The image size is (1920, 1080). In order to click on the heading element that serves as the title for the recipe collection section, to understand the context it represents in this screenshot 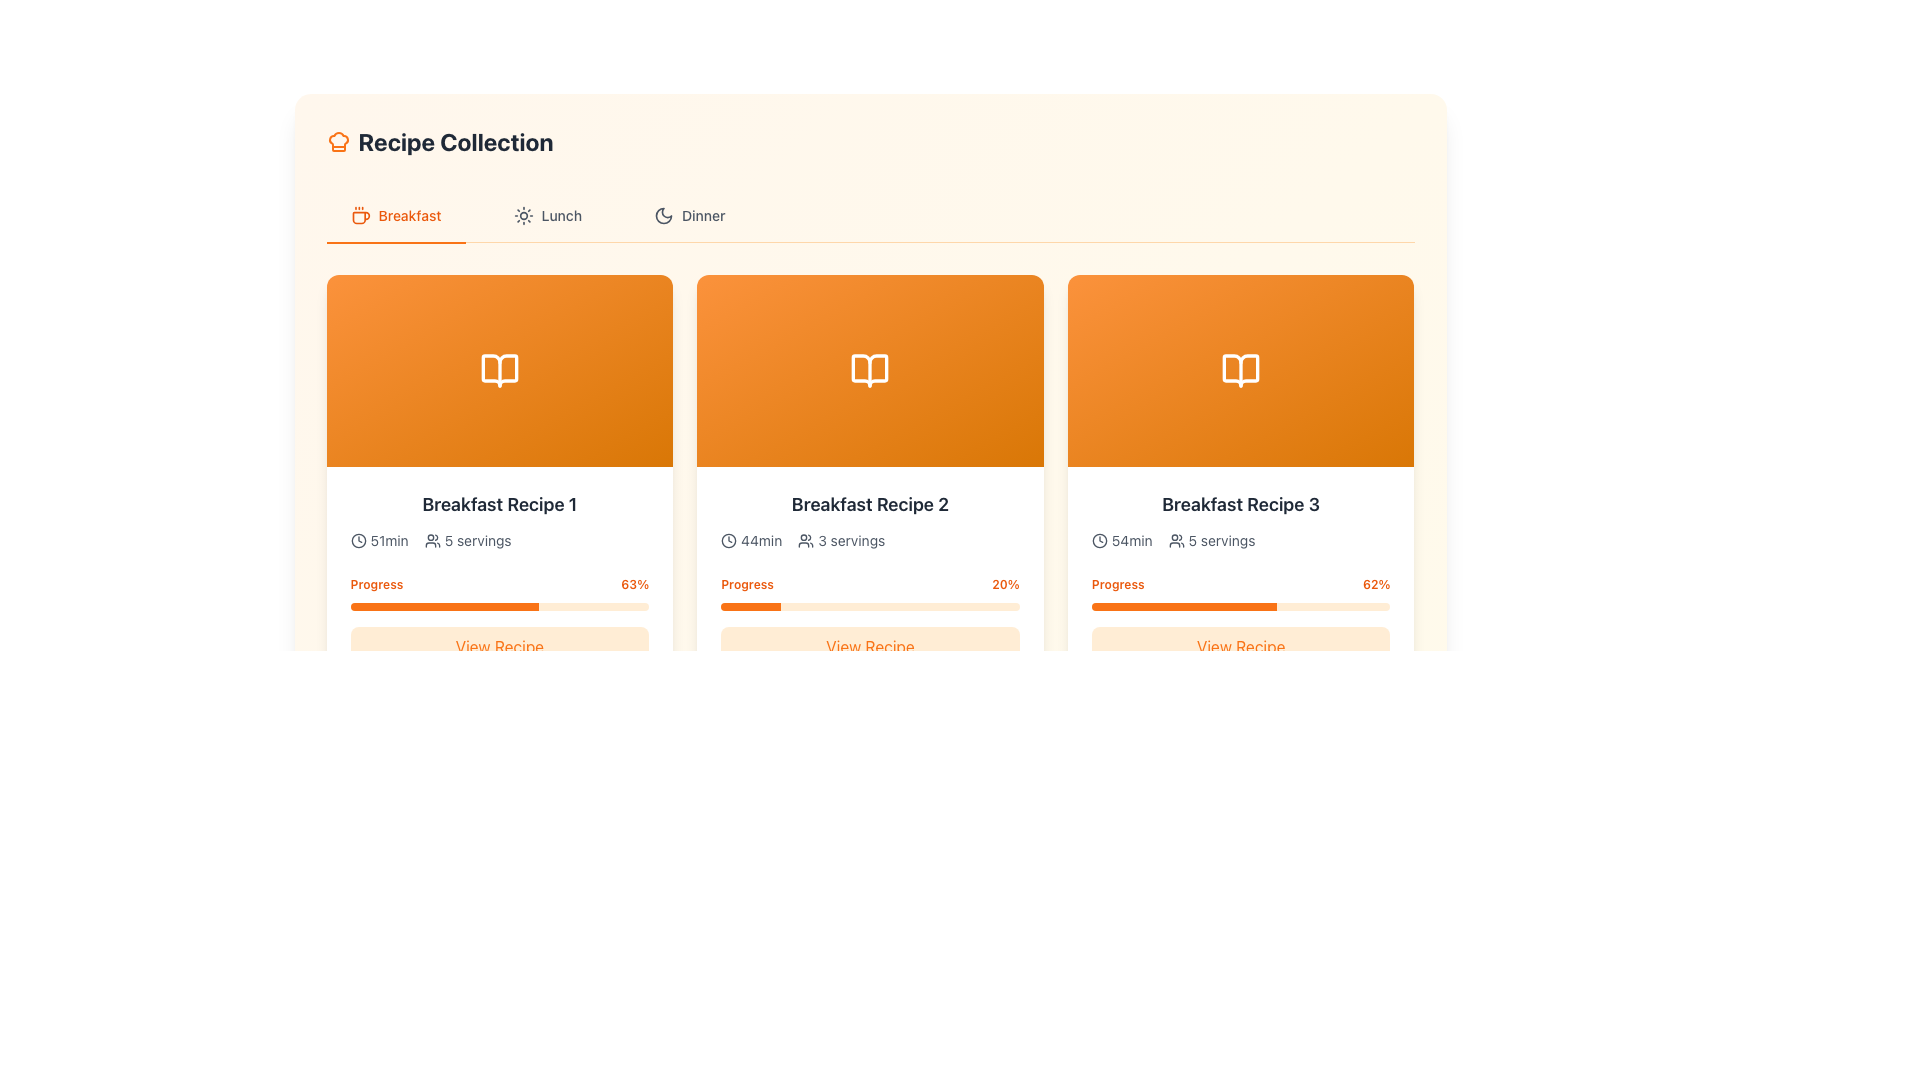, I will do `click(439, 141)`.